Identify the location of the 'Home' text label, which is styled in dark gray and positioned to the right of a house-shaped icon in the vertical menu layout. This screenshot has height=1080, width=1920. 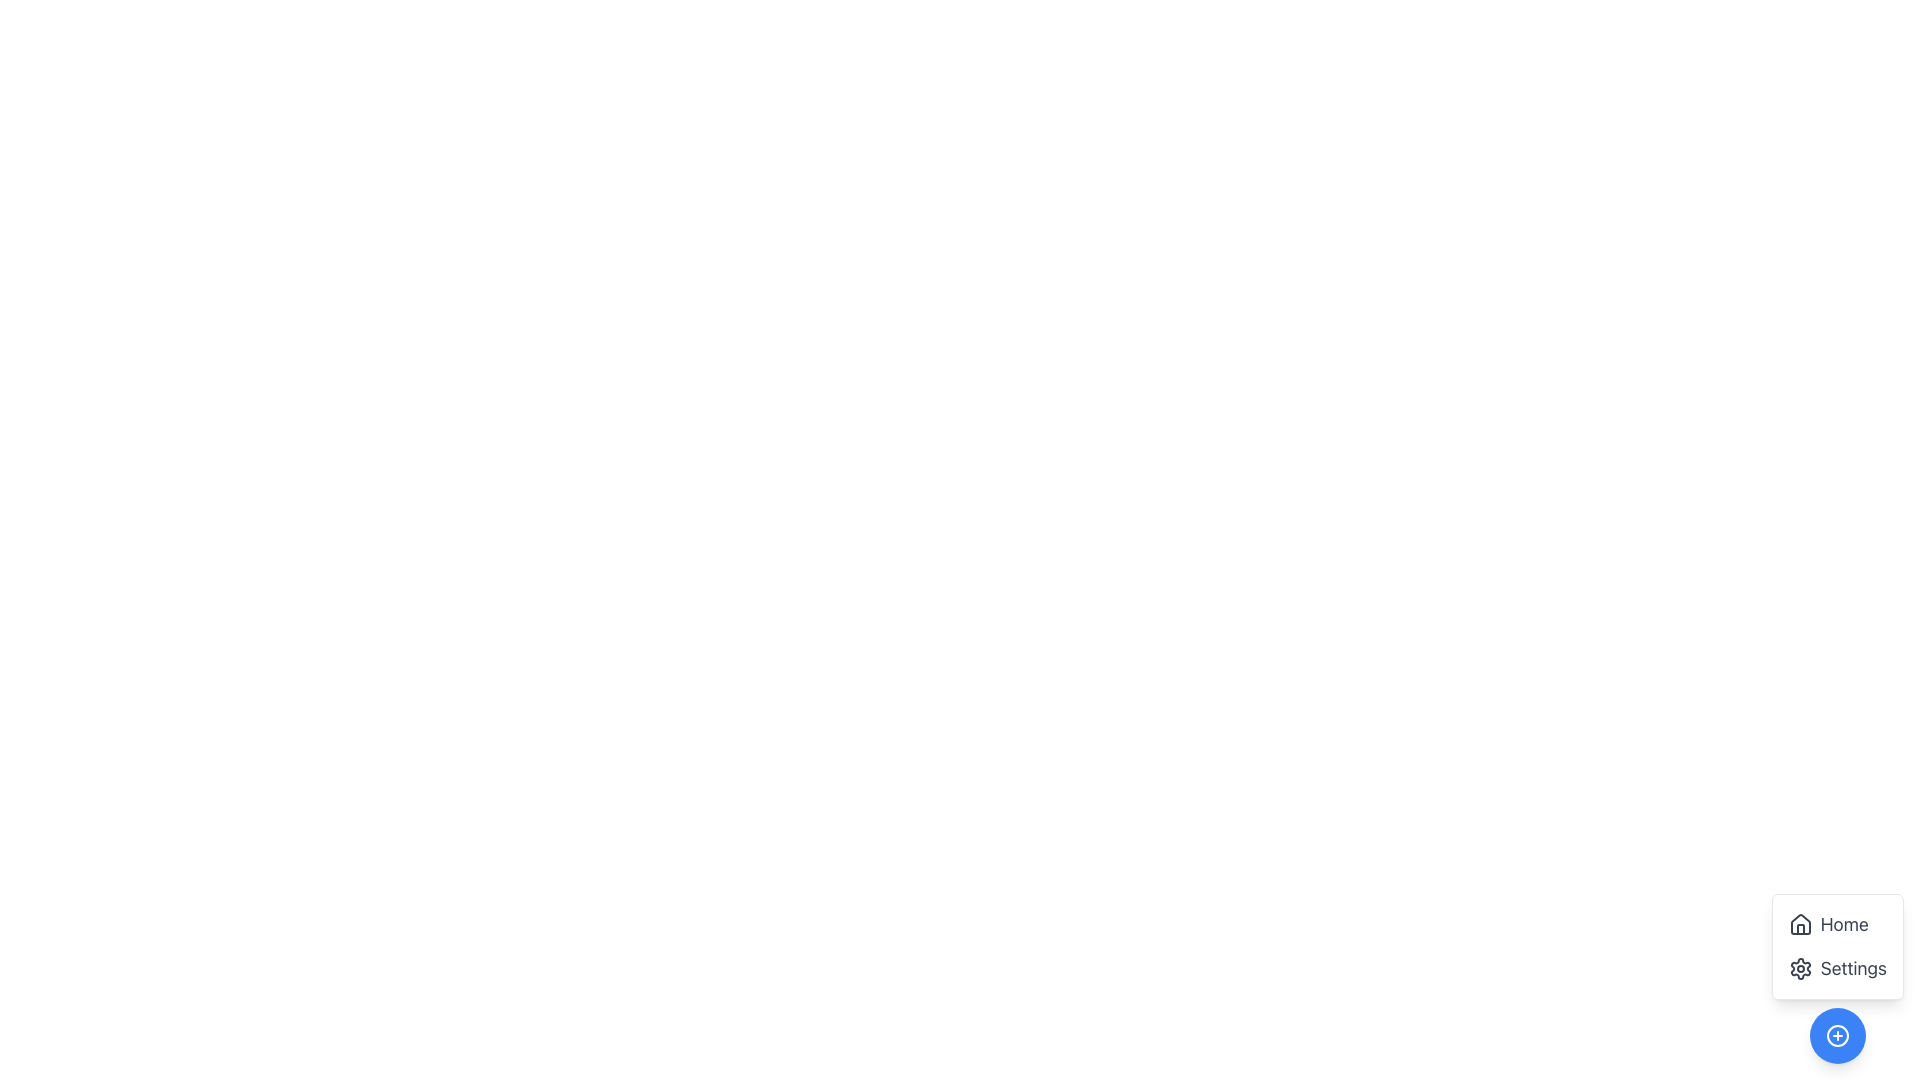
(1843, 925).